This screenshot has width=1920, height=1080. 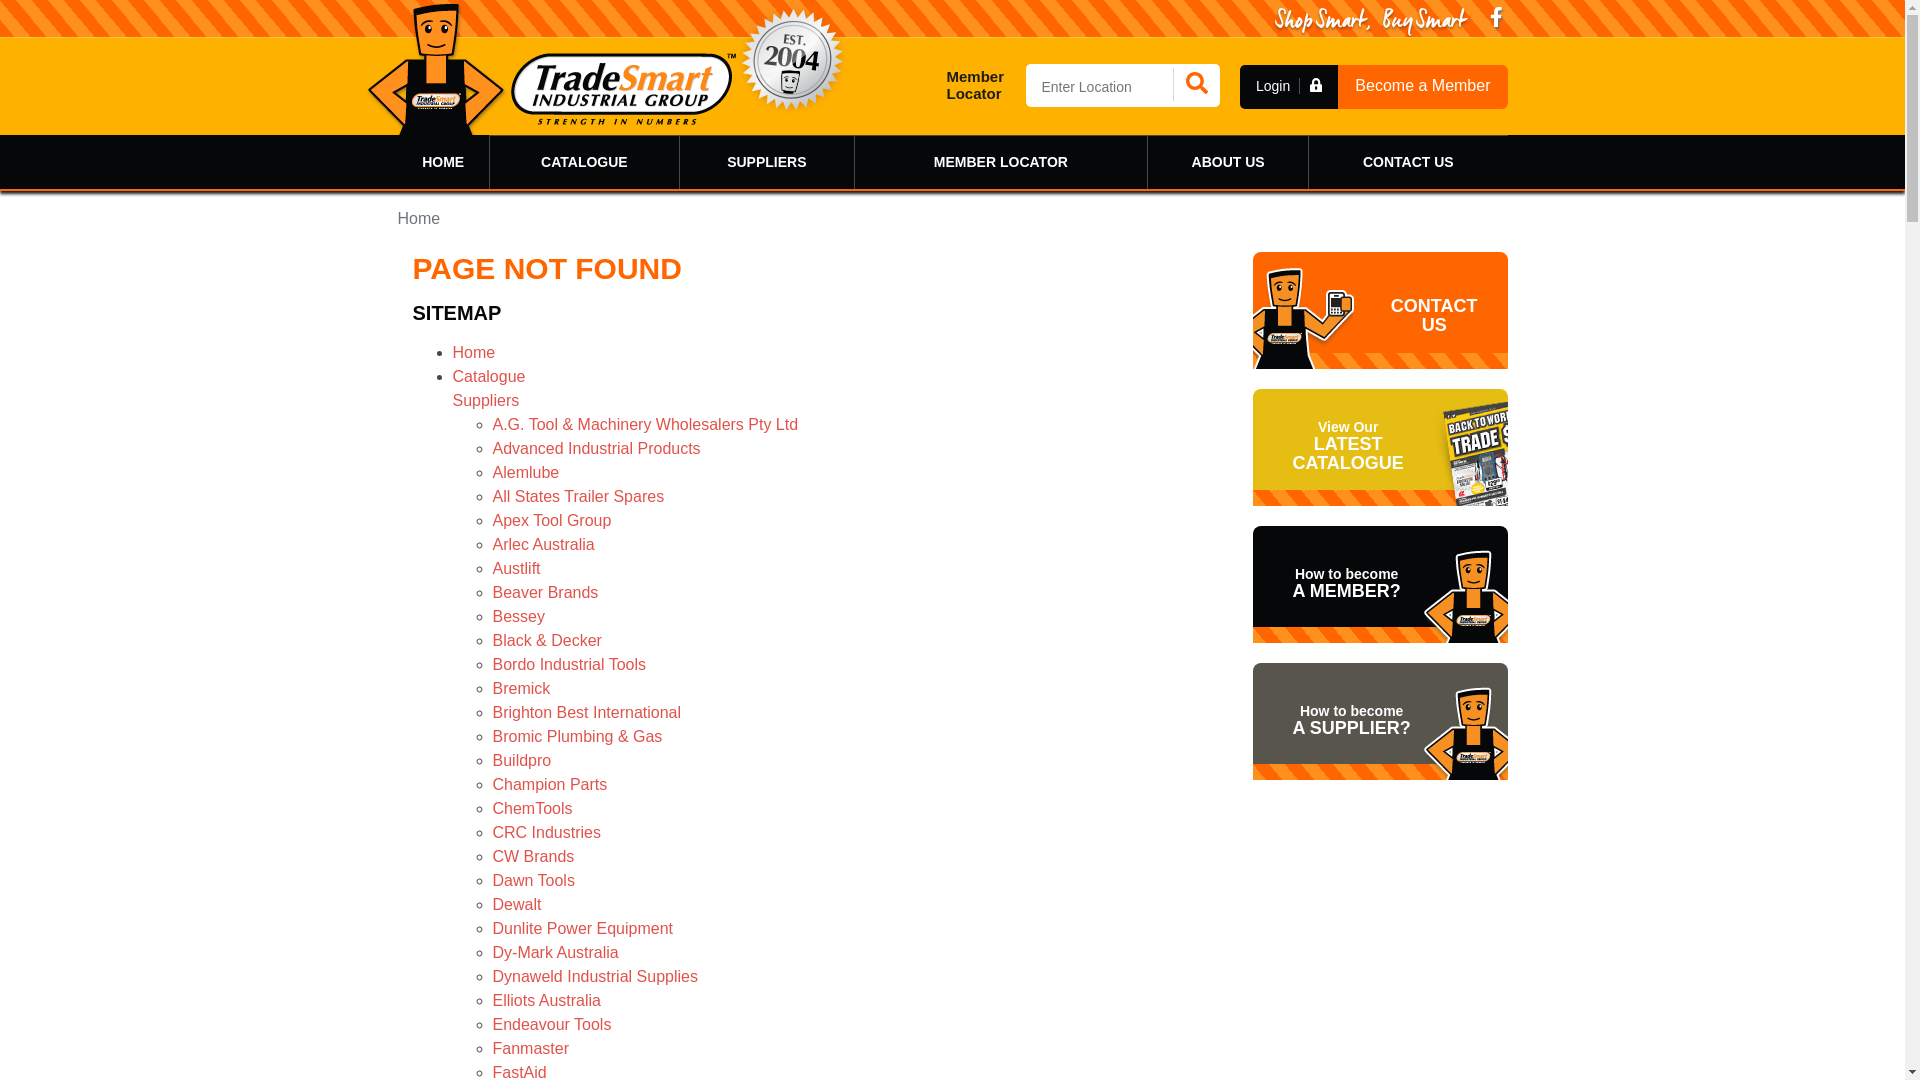 What do you see at coordinates (529, 1047) in the screenshot?
I see `'Fanmaster'` at bounding box center [529, 1047].